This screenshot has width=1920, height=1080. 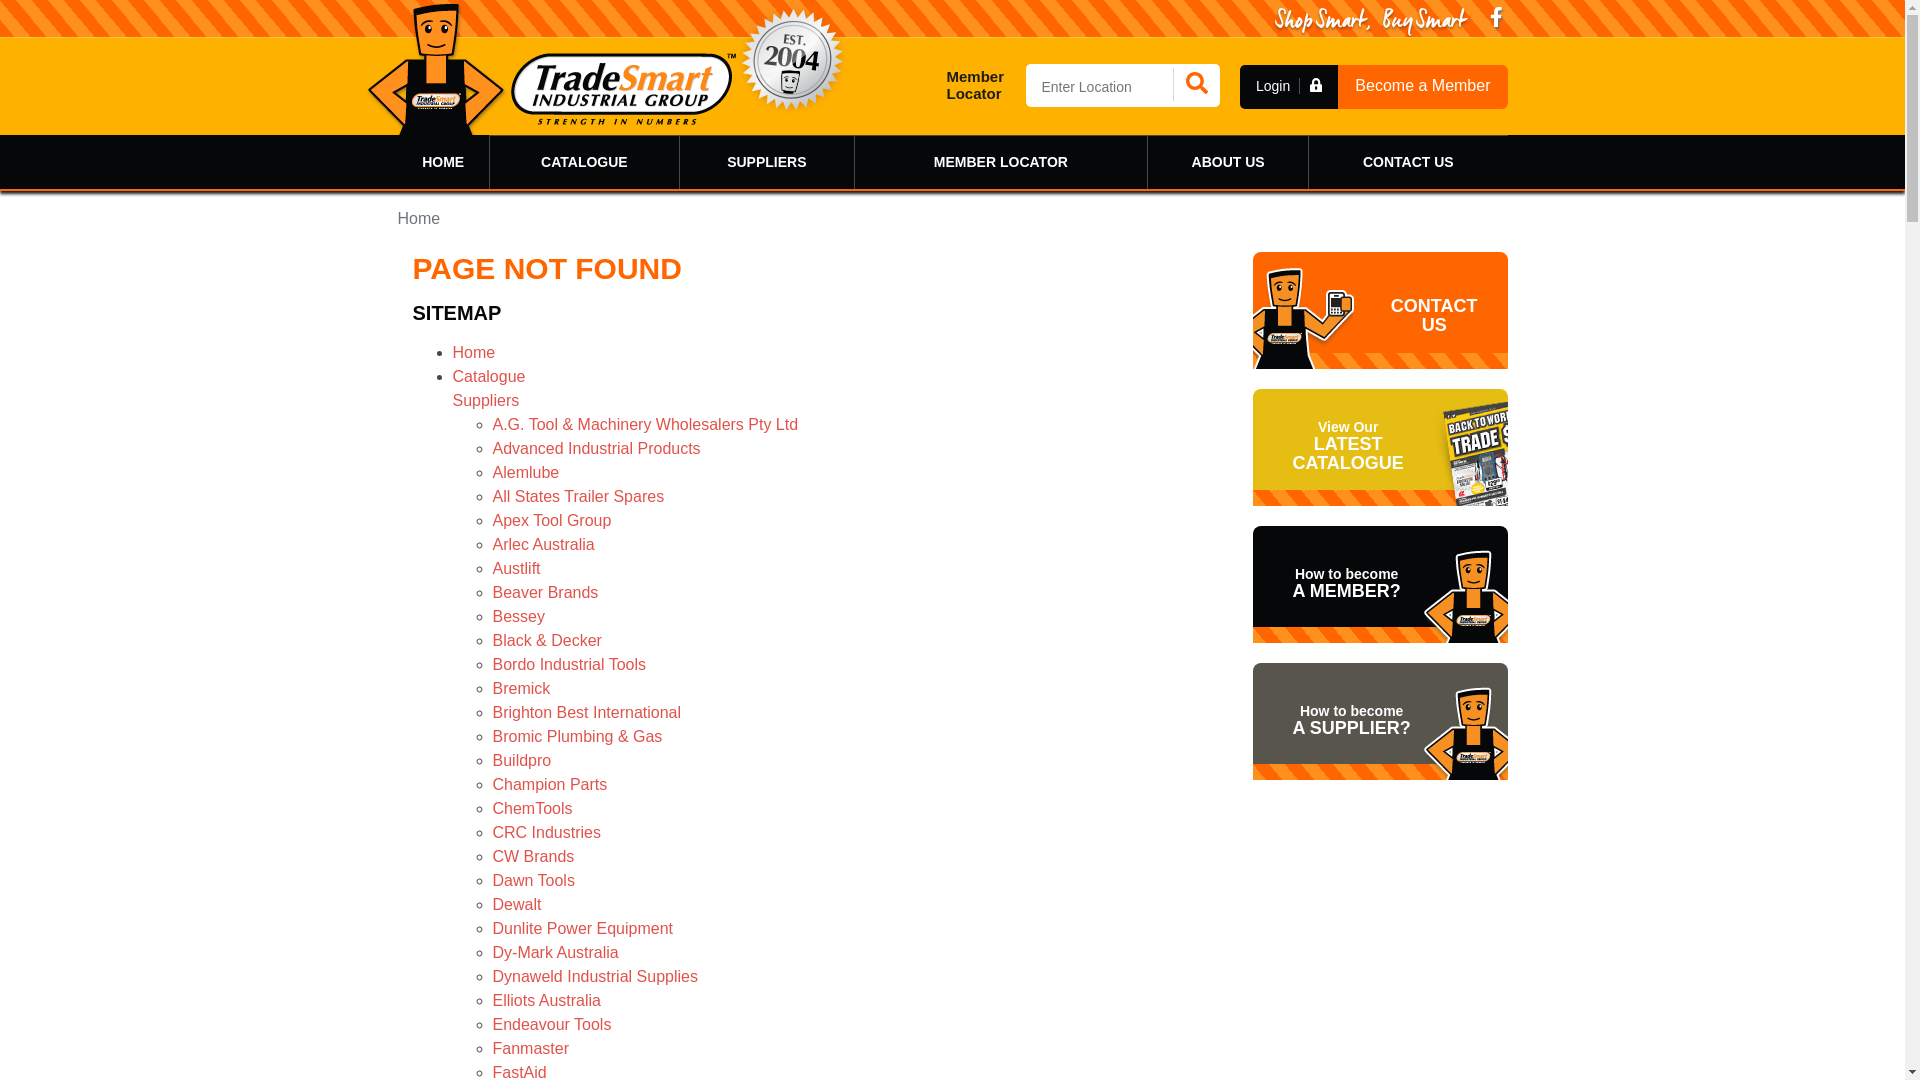 What do you see at coordinates (529, 1047) in the screenshot?
I see `'Fanmaster'` at bounding box center [529, 1047].